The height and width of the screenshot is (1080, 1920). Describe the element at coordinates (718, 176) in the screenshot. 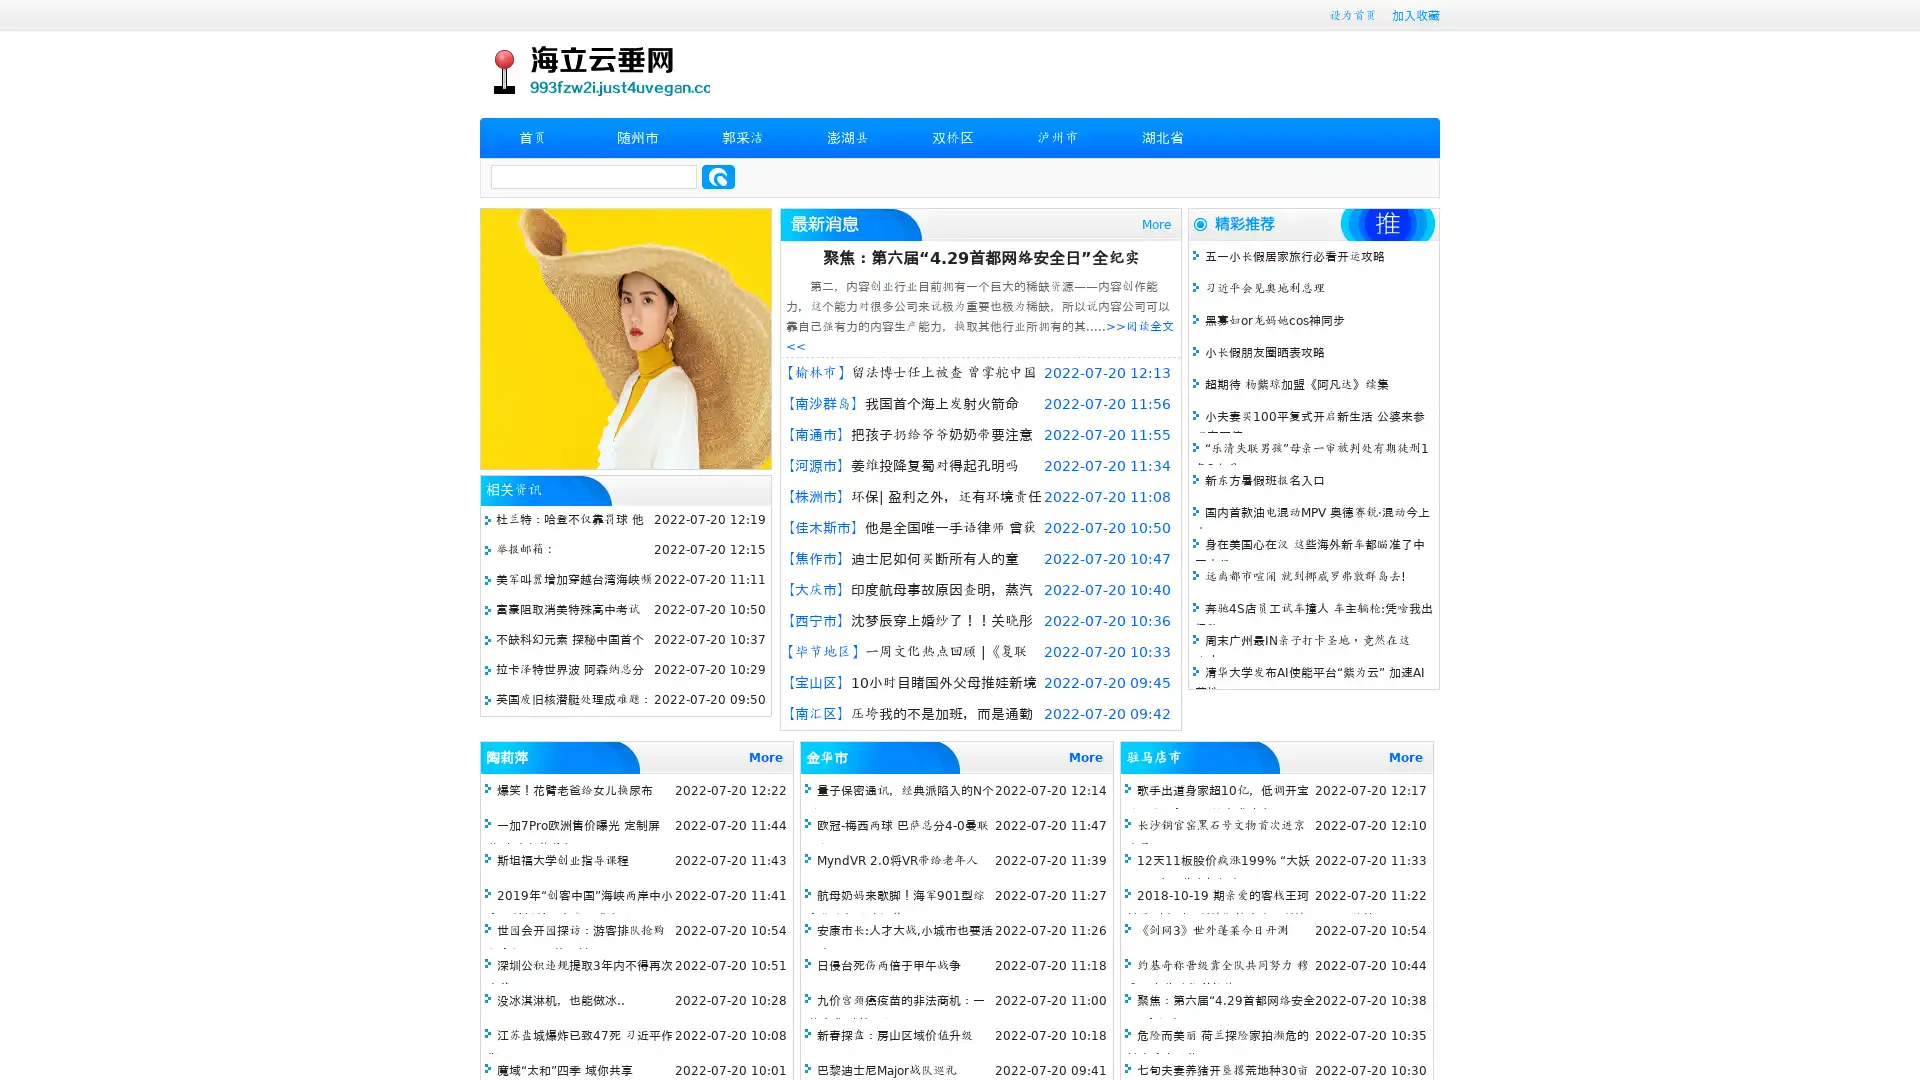

I see `Search` at that location.